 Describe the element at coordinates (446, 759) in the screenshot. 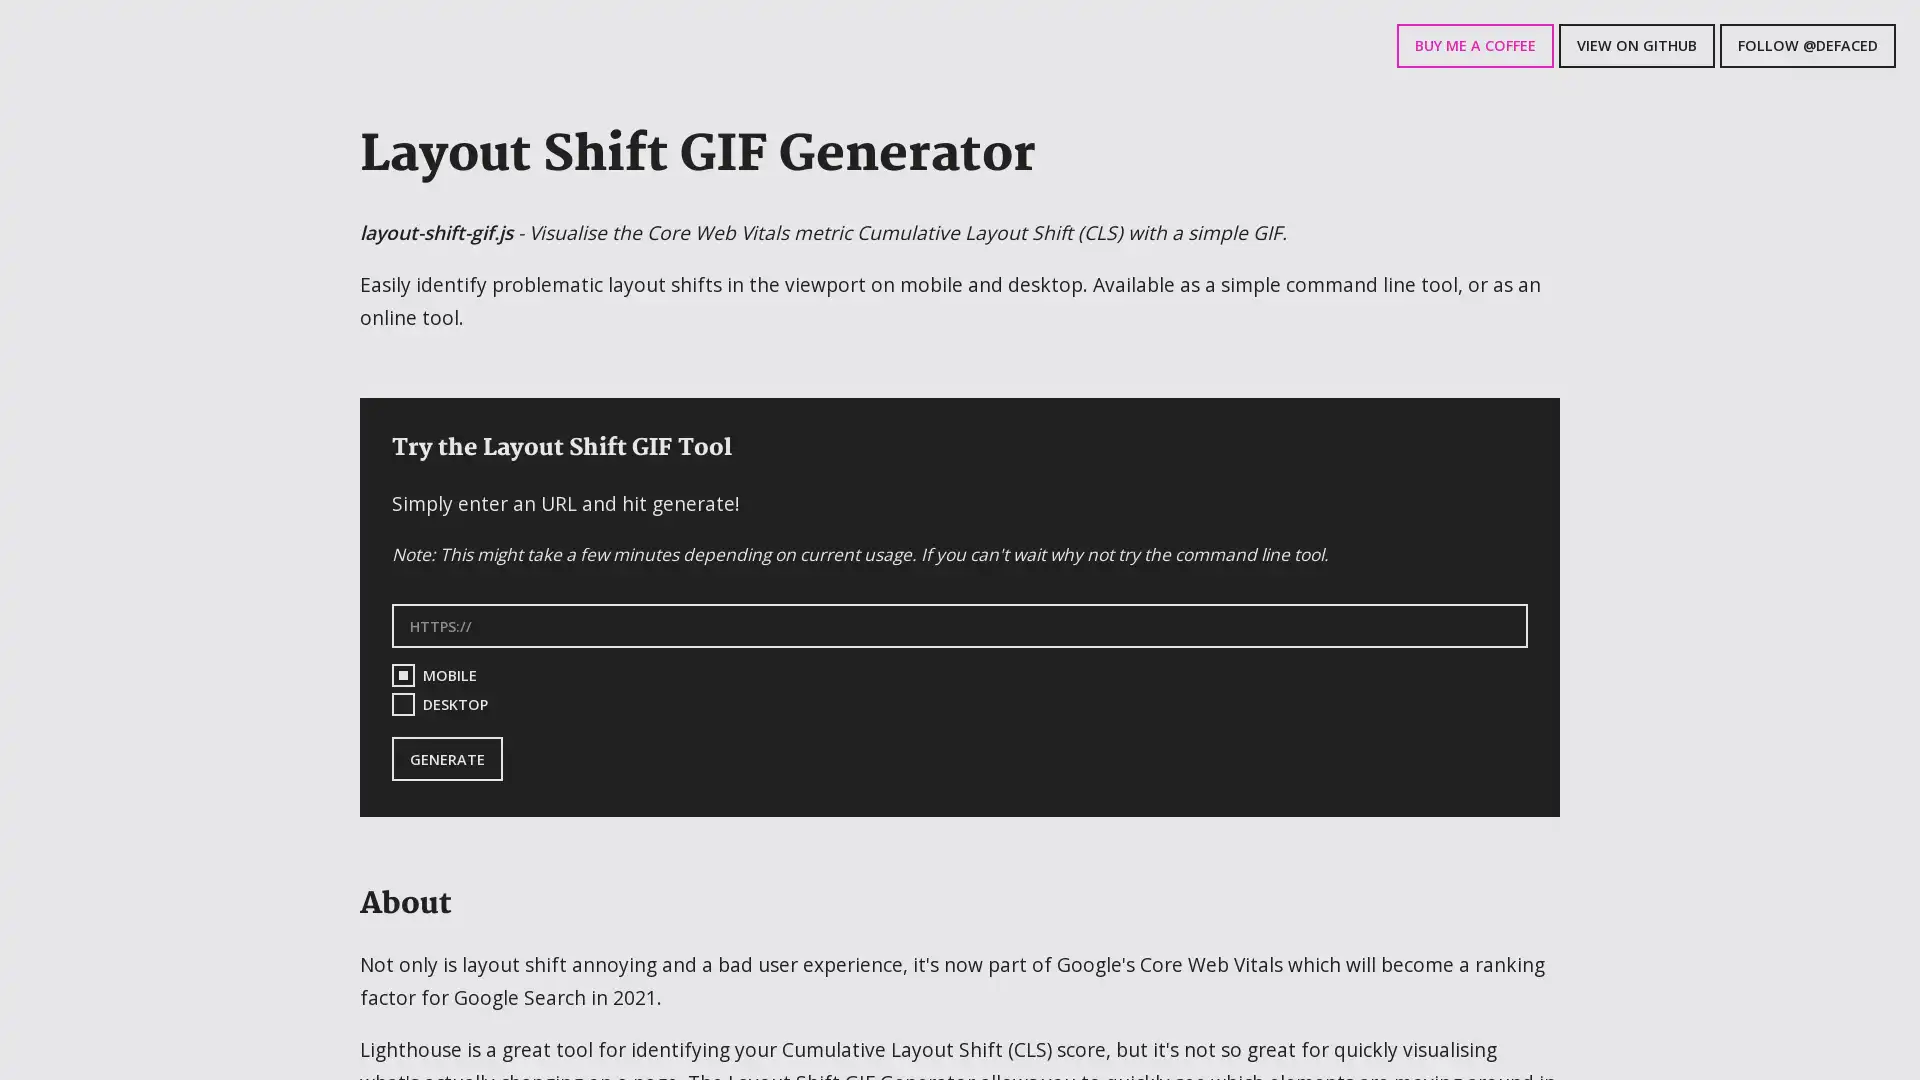

I see `Generate` at that location.